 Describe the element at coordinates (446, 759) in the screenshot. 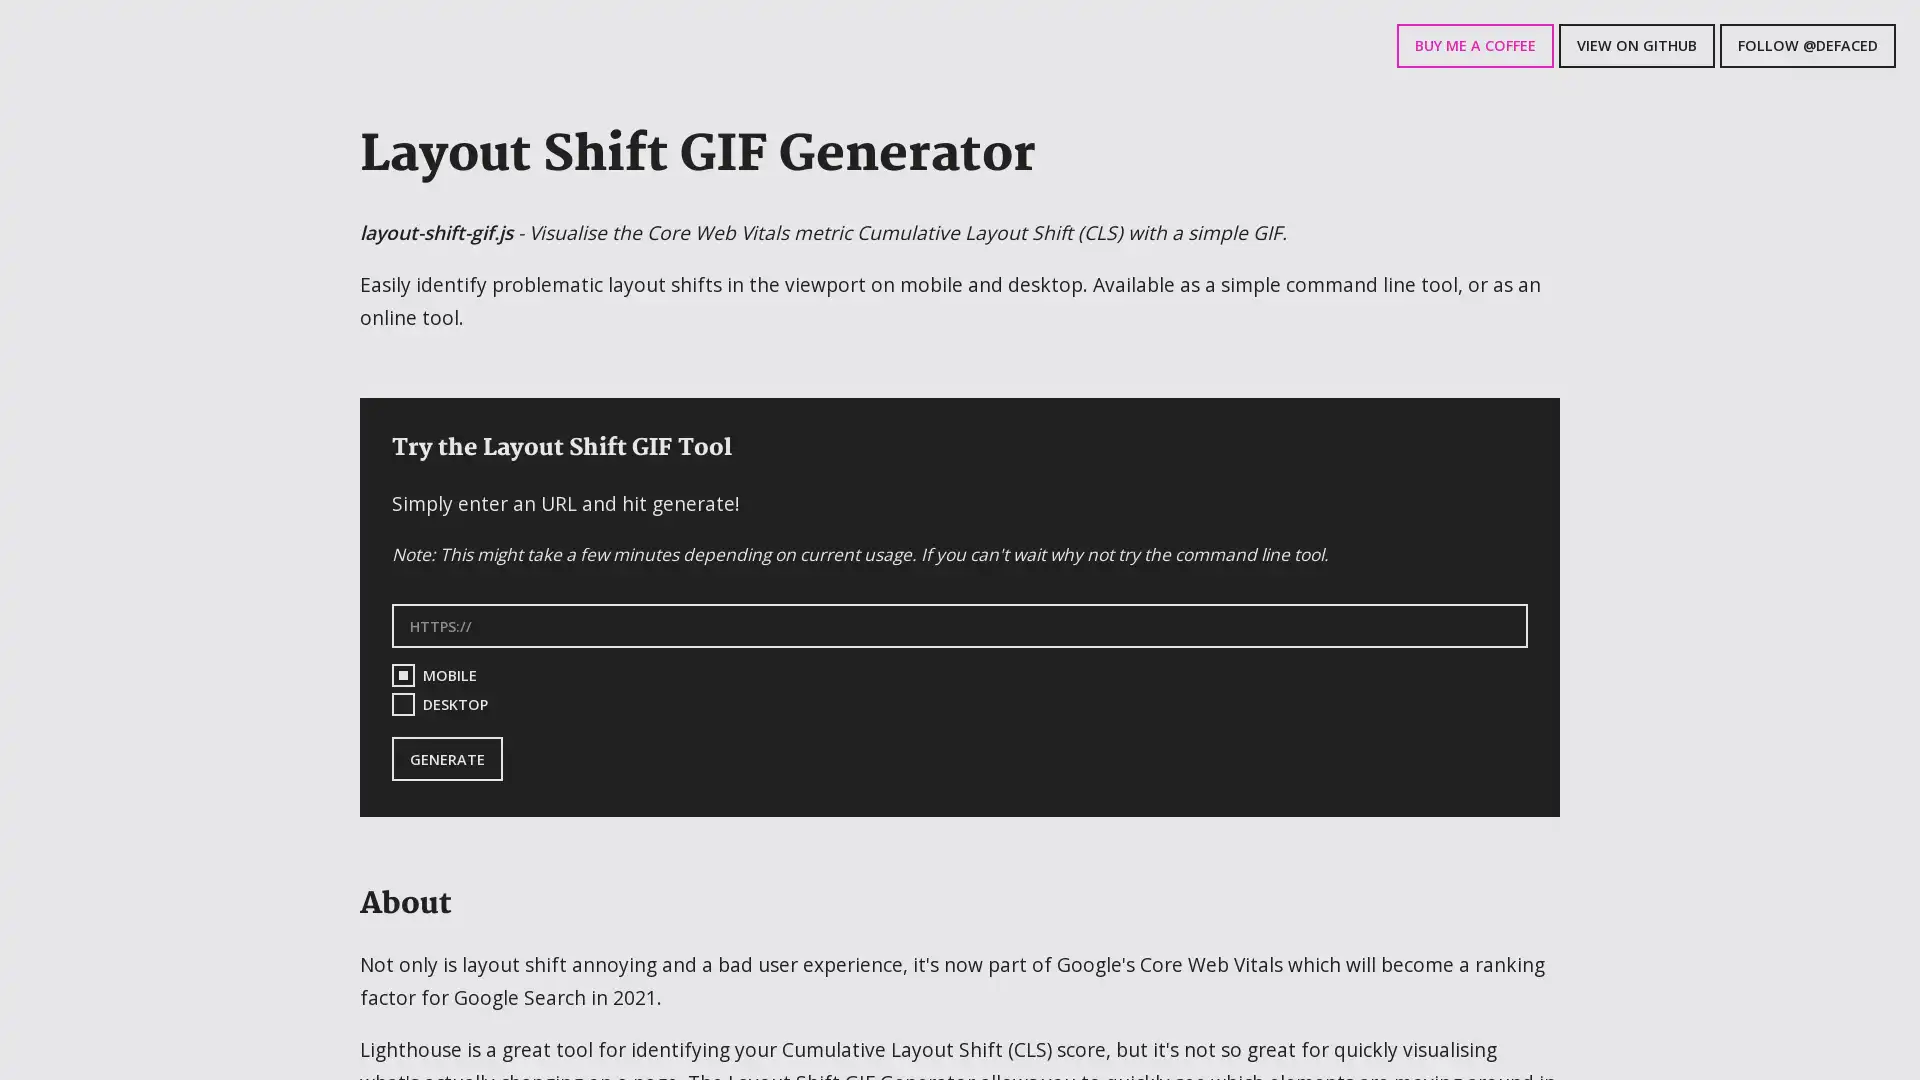

I see `Generate` at that location.